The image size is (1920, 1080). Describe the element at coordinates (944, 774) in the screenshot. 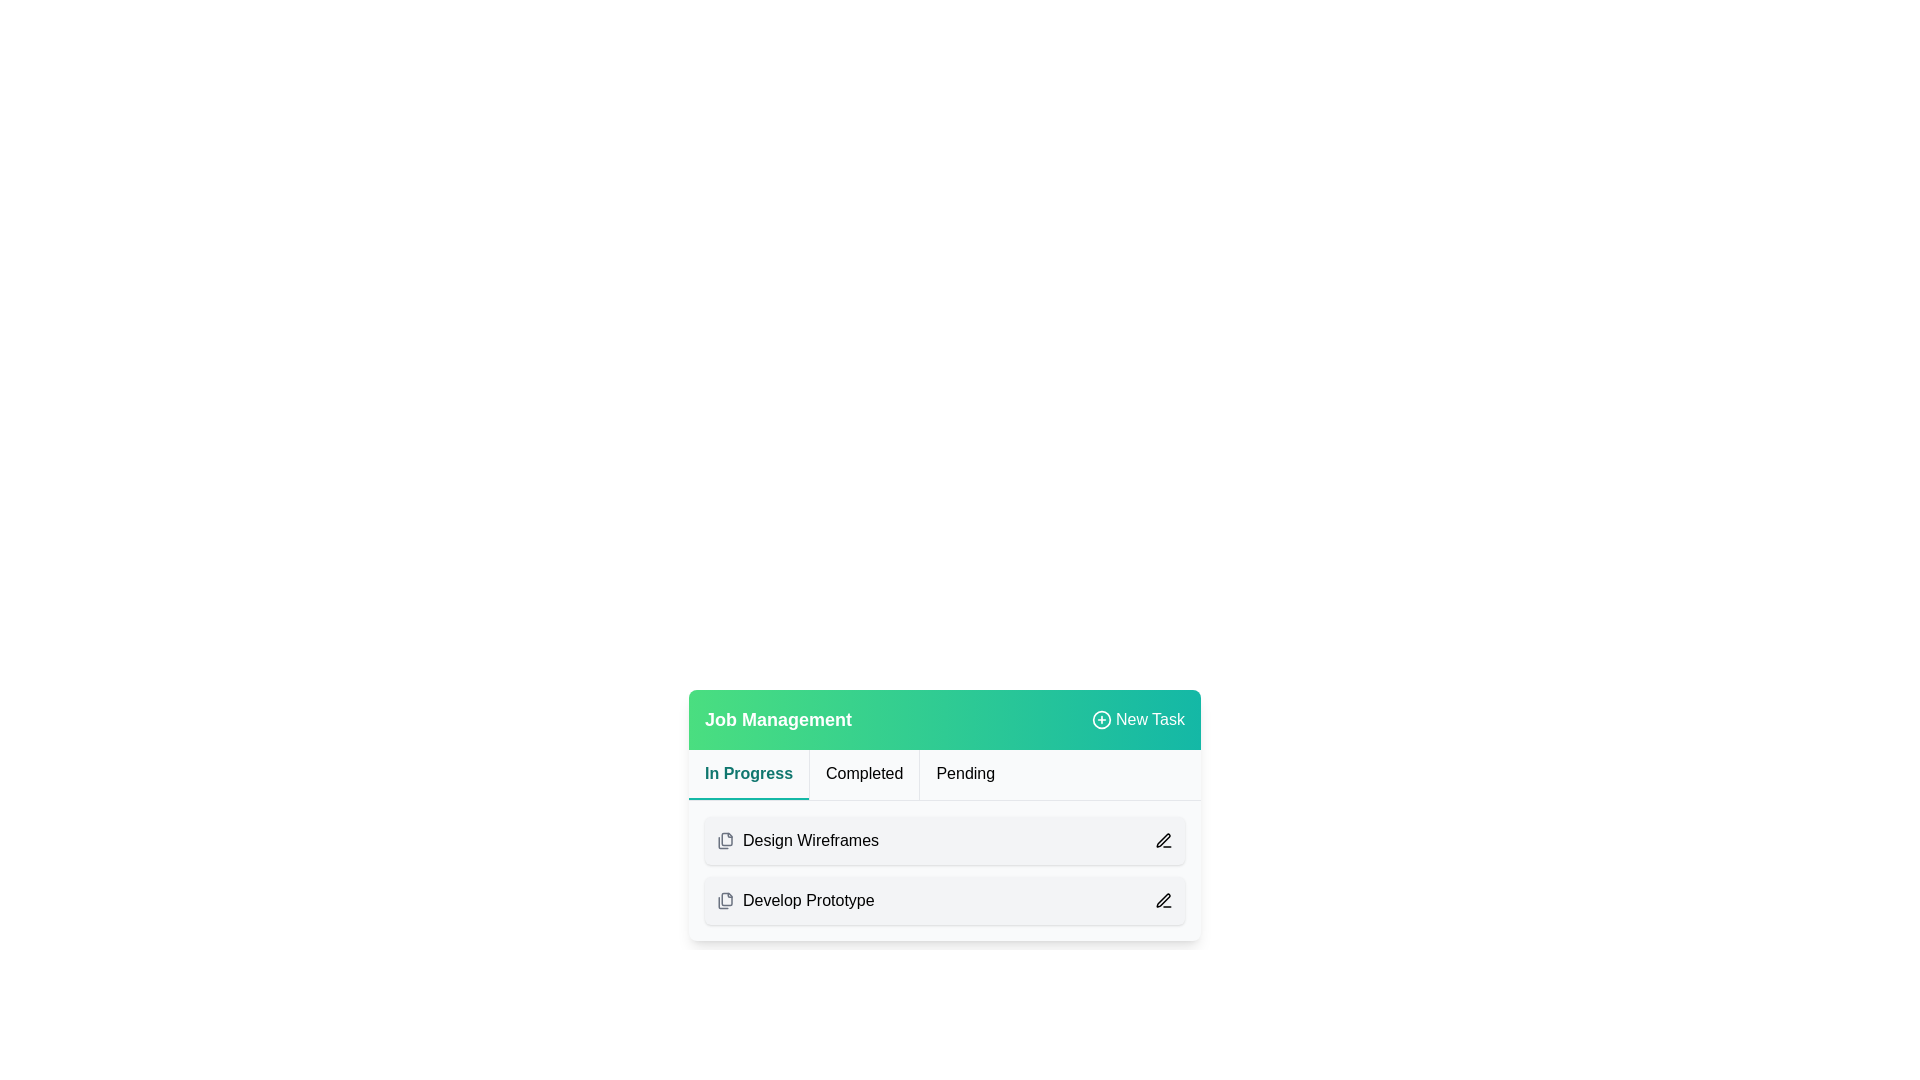

I see `the 'Pending' segment of the Segmented Control Bar` at that location.